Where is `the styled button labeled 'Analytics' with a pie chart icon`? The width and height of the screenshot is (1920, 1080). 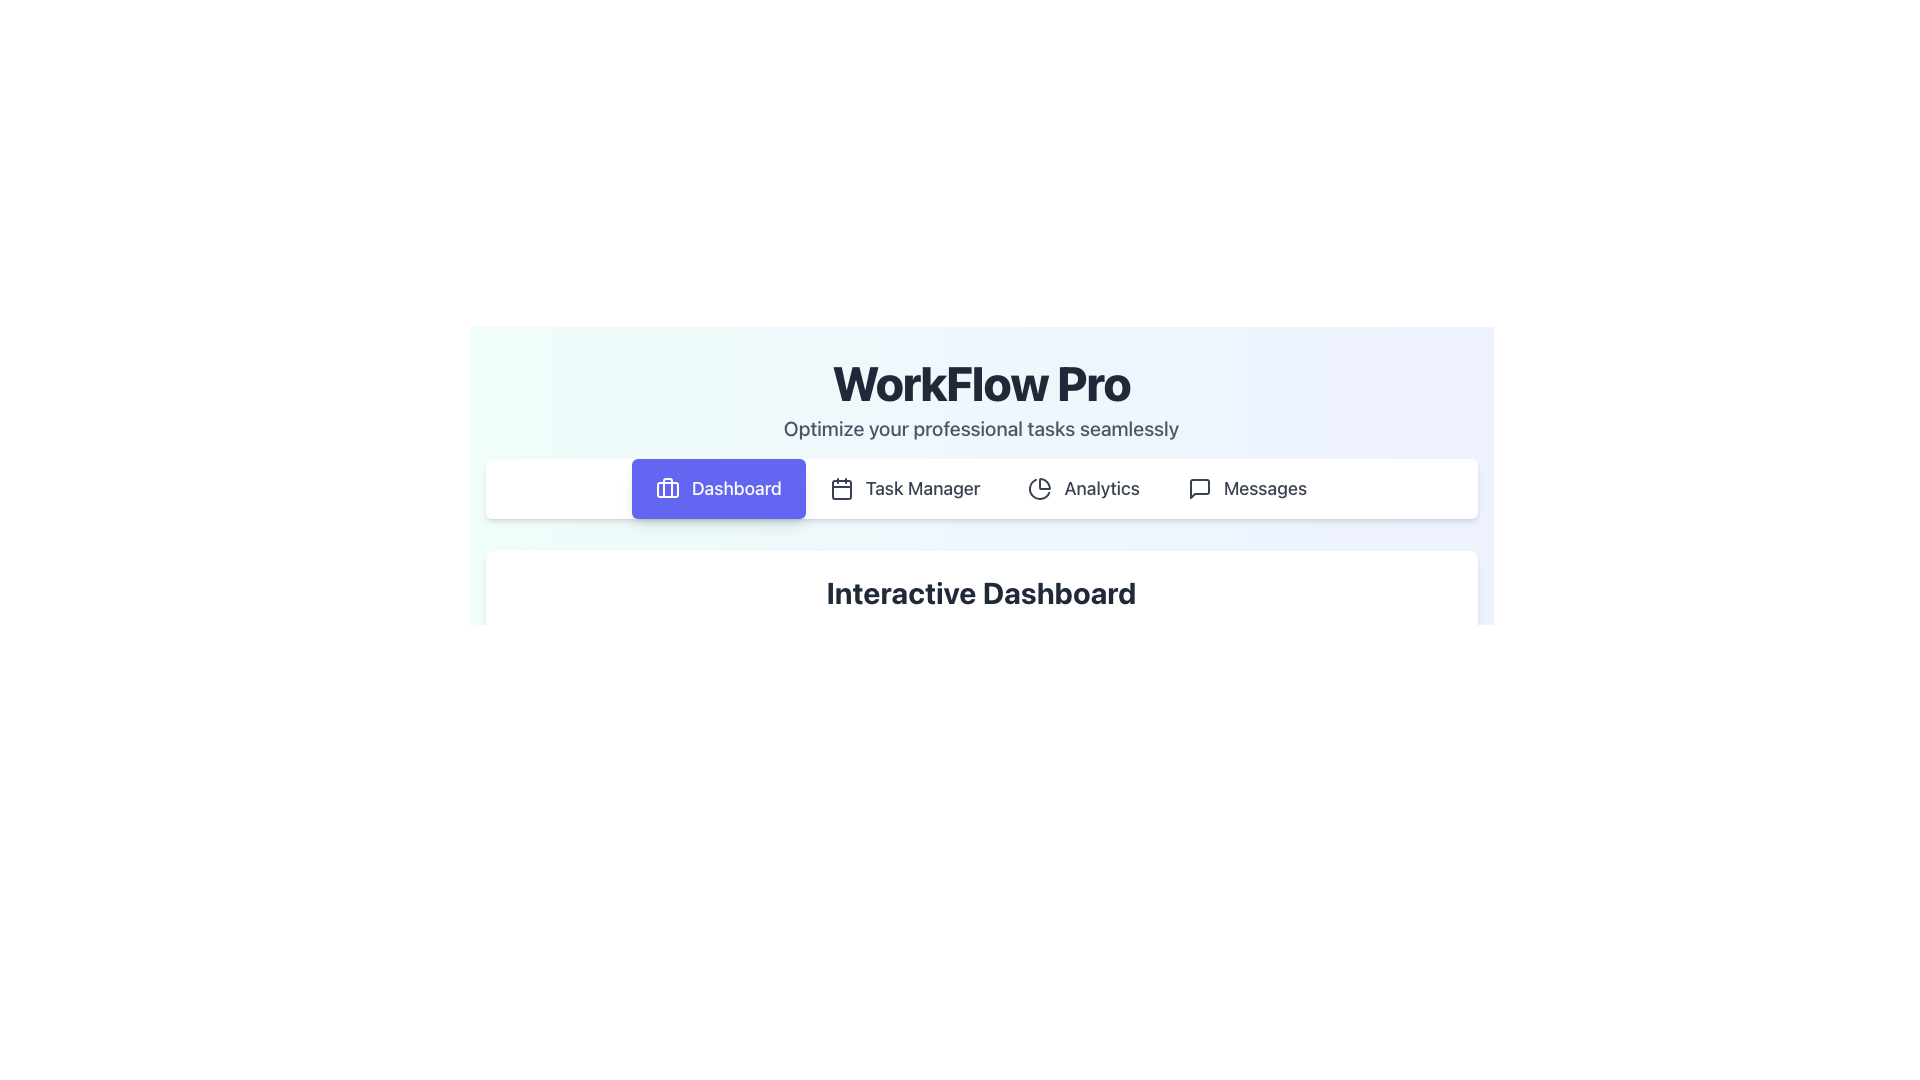 the styled button labeled 'Analytics' with a pie chart icon is located at coordinates (1083, 489).